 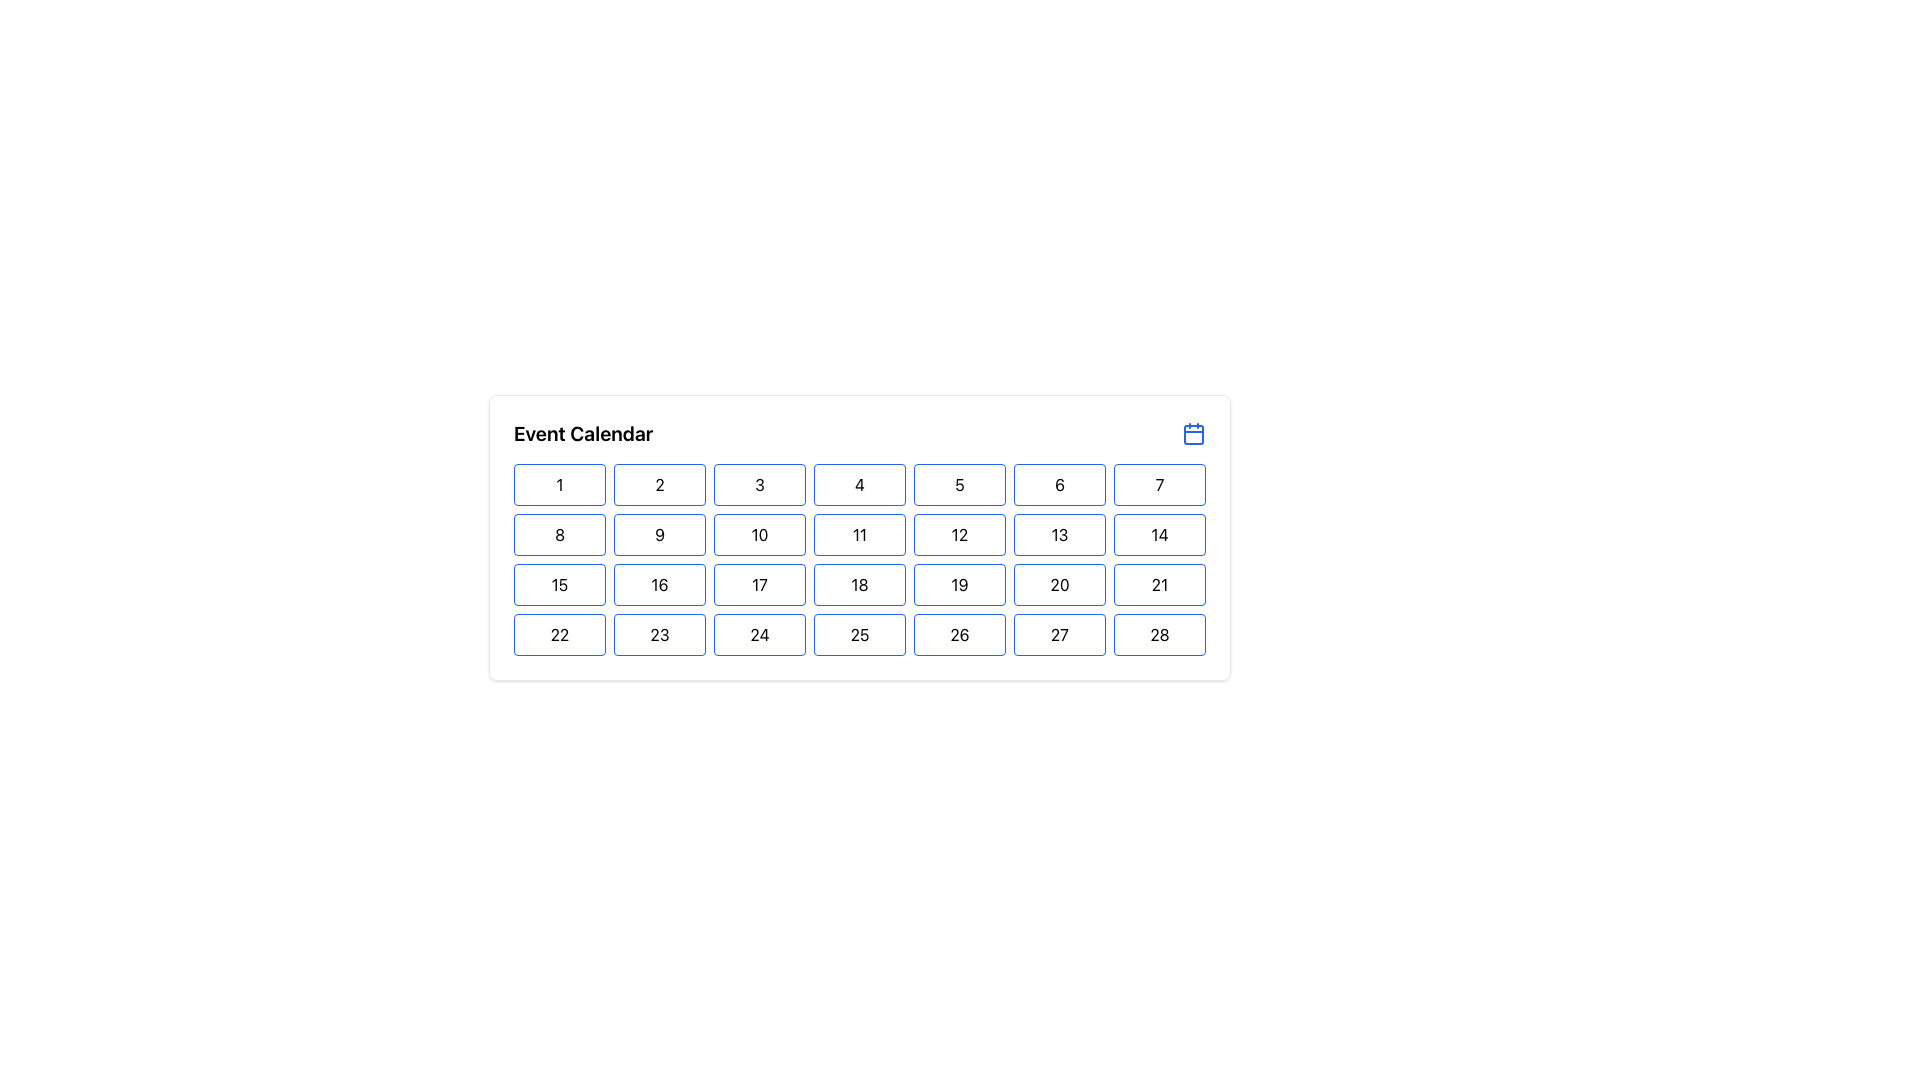 What do you see at coordinates (1059, 485) in the screenshot?
I see `the button representing the sixth day in the calendar layout` at bounding box center [1059, 485].